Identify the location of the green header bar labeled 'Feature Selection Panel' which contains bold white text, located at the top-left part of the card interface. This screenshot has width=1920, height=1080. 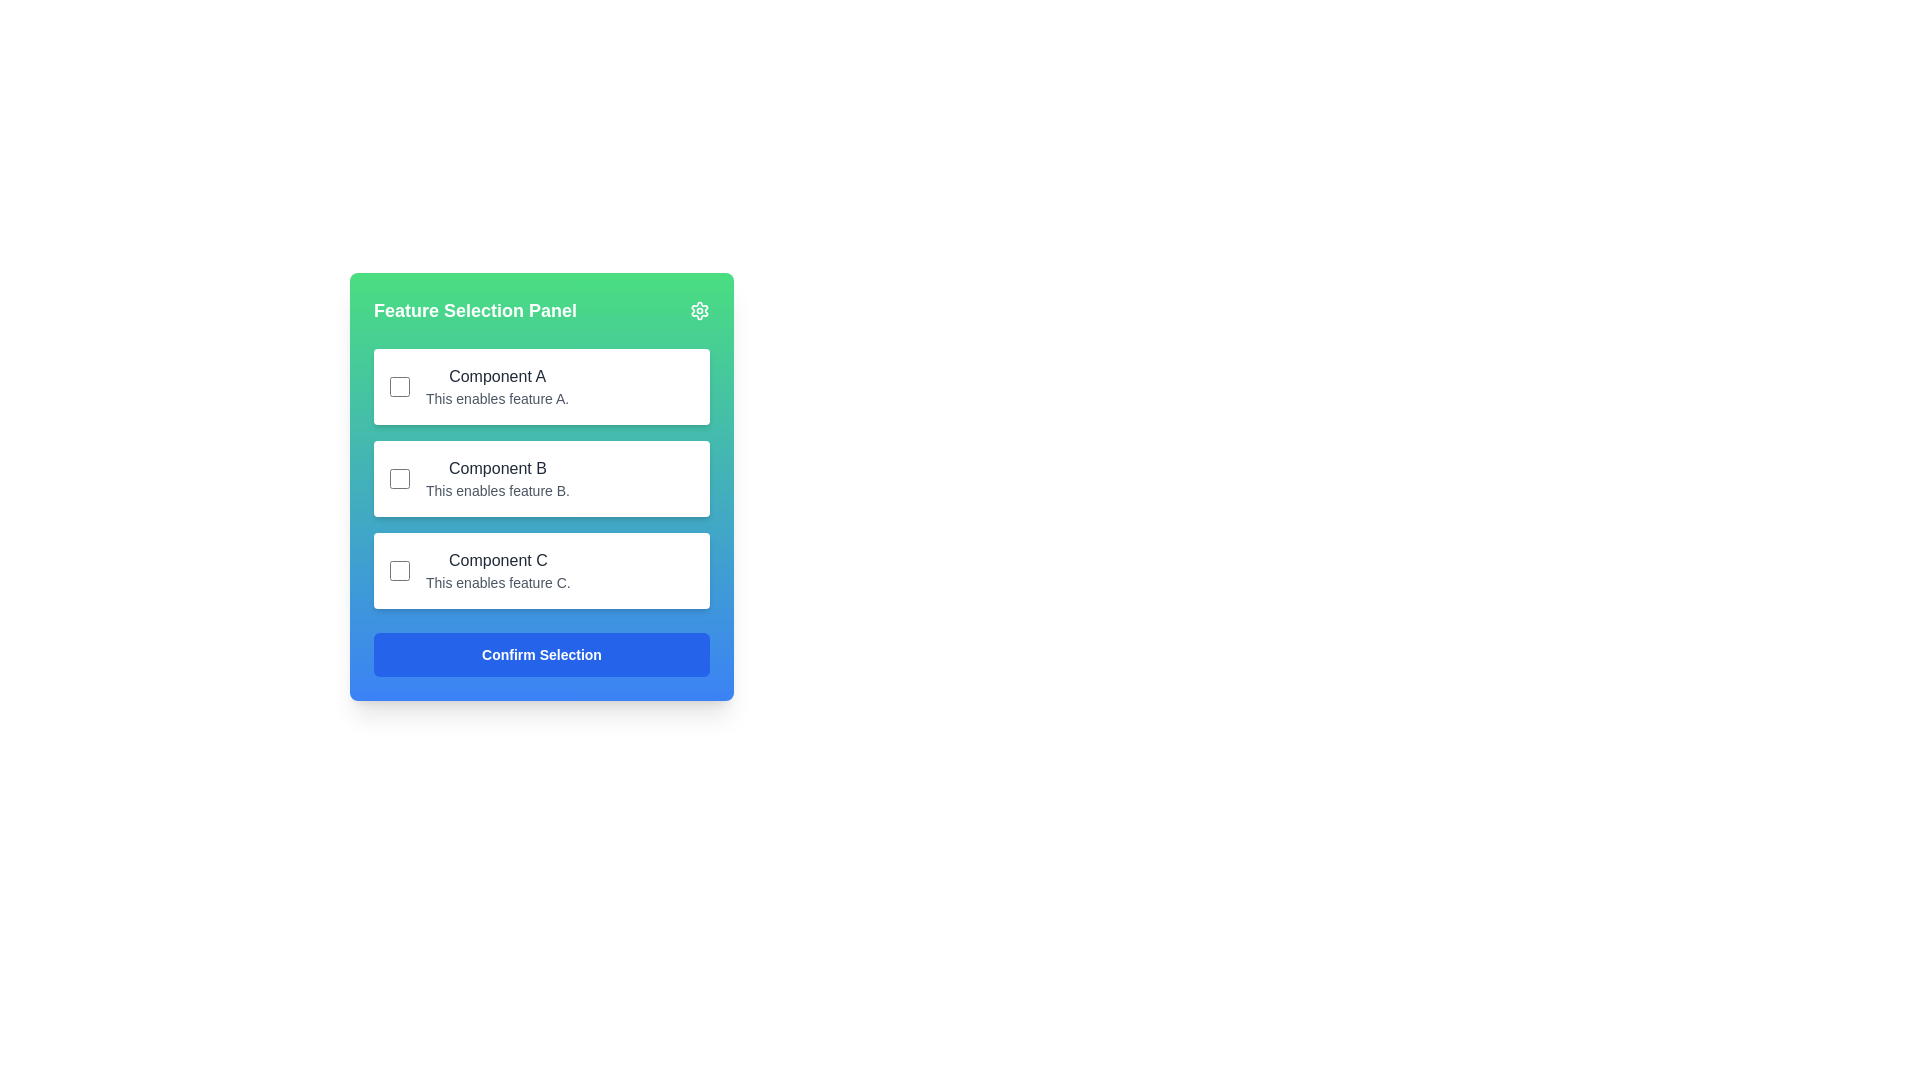
(474, 311).